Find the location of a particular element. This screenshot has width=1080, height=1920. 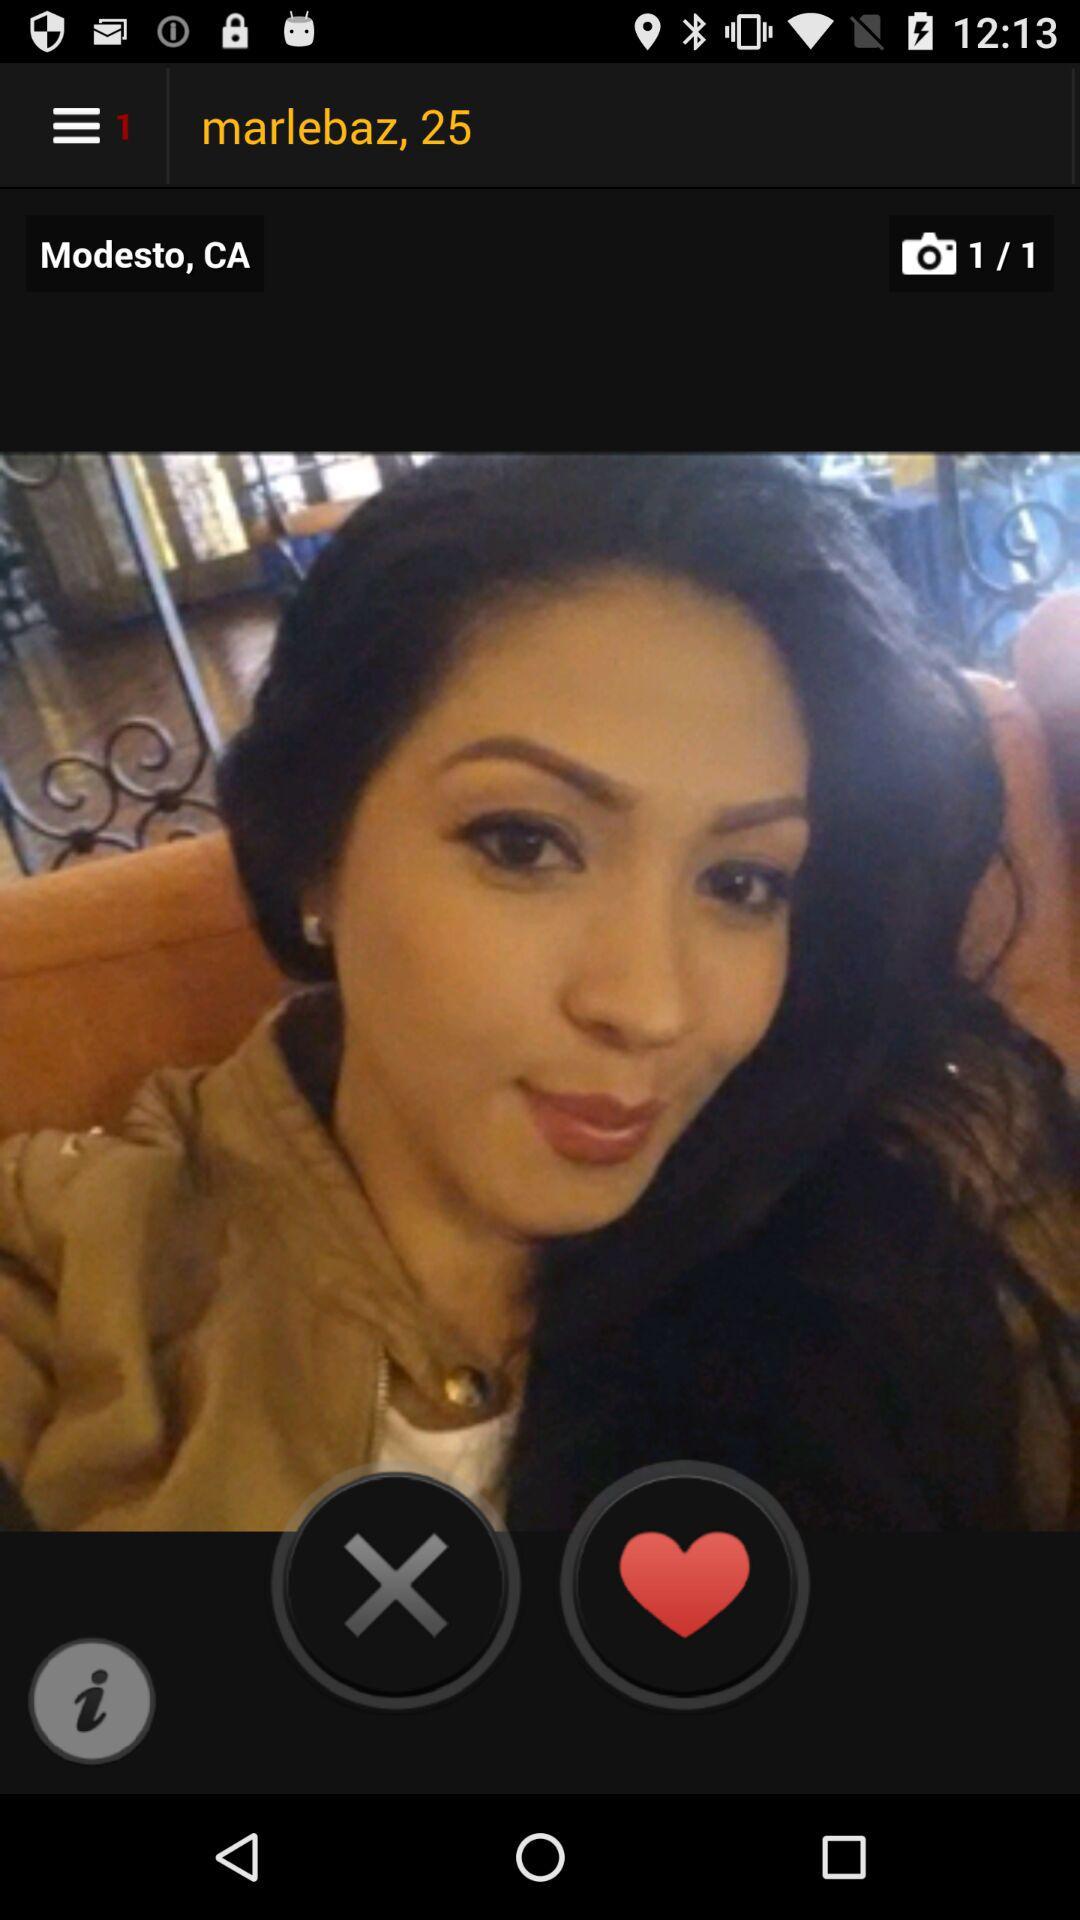

dislike picture is located at coordinates (395, 1583).